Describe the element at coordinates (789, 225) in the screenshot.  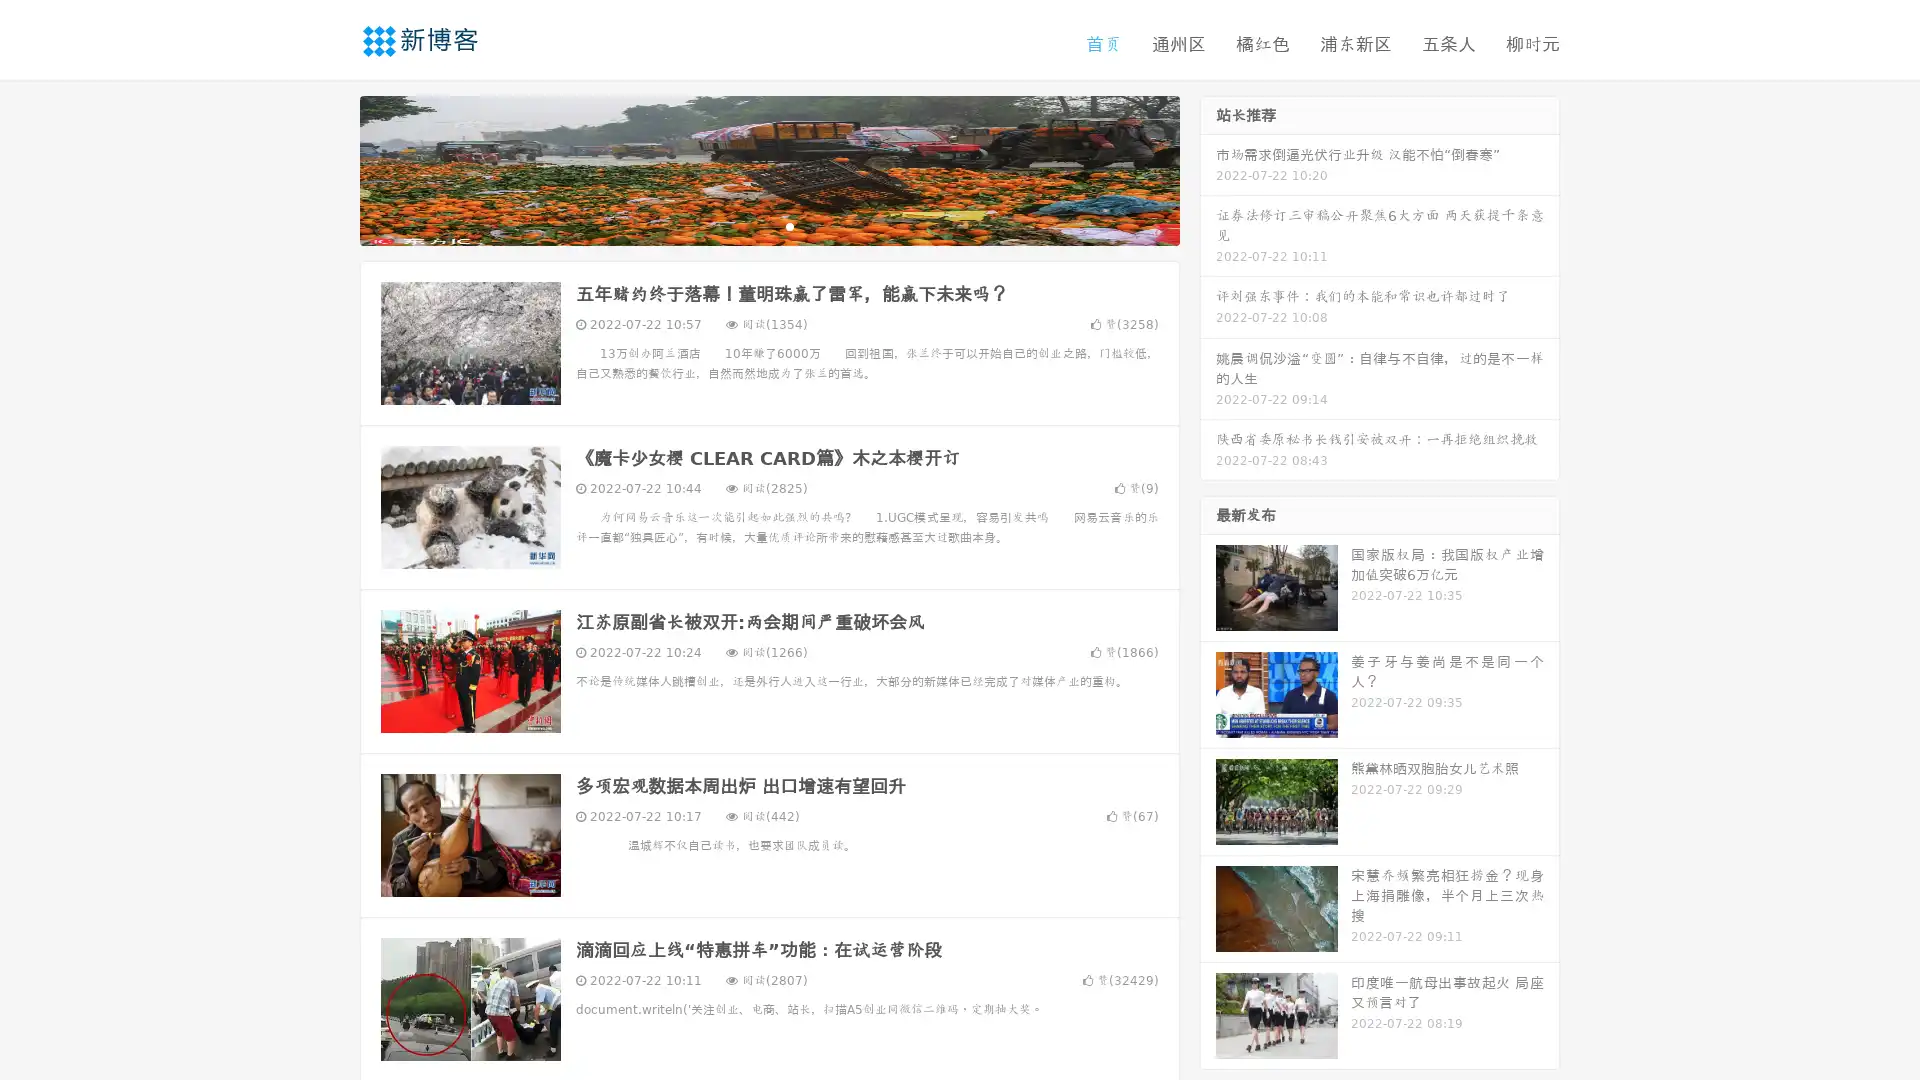
I see `Go to slide 3` at that location.